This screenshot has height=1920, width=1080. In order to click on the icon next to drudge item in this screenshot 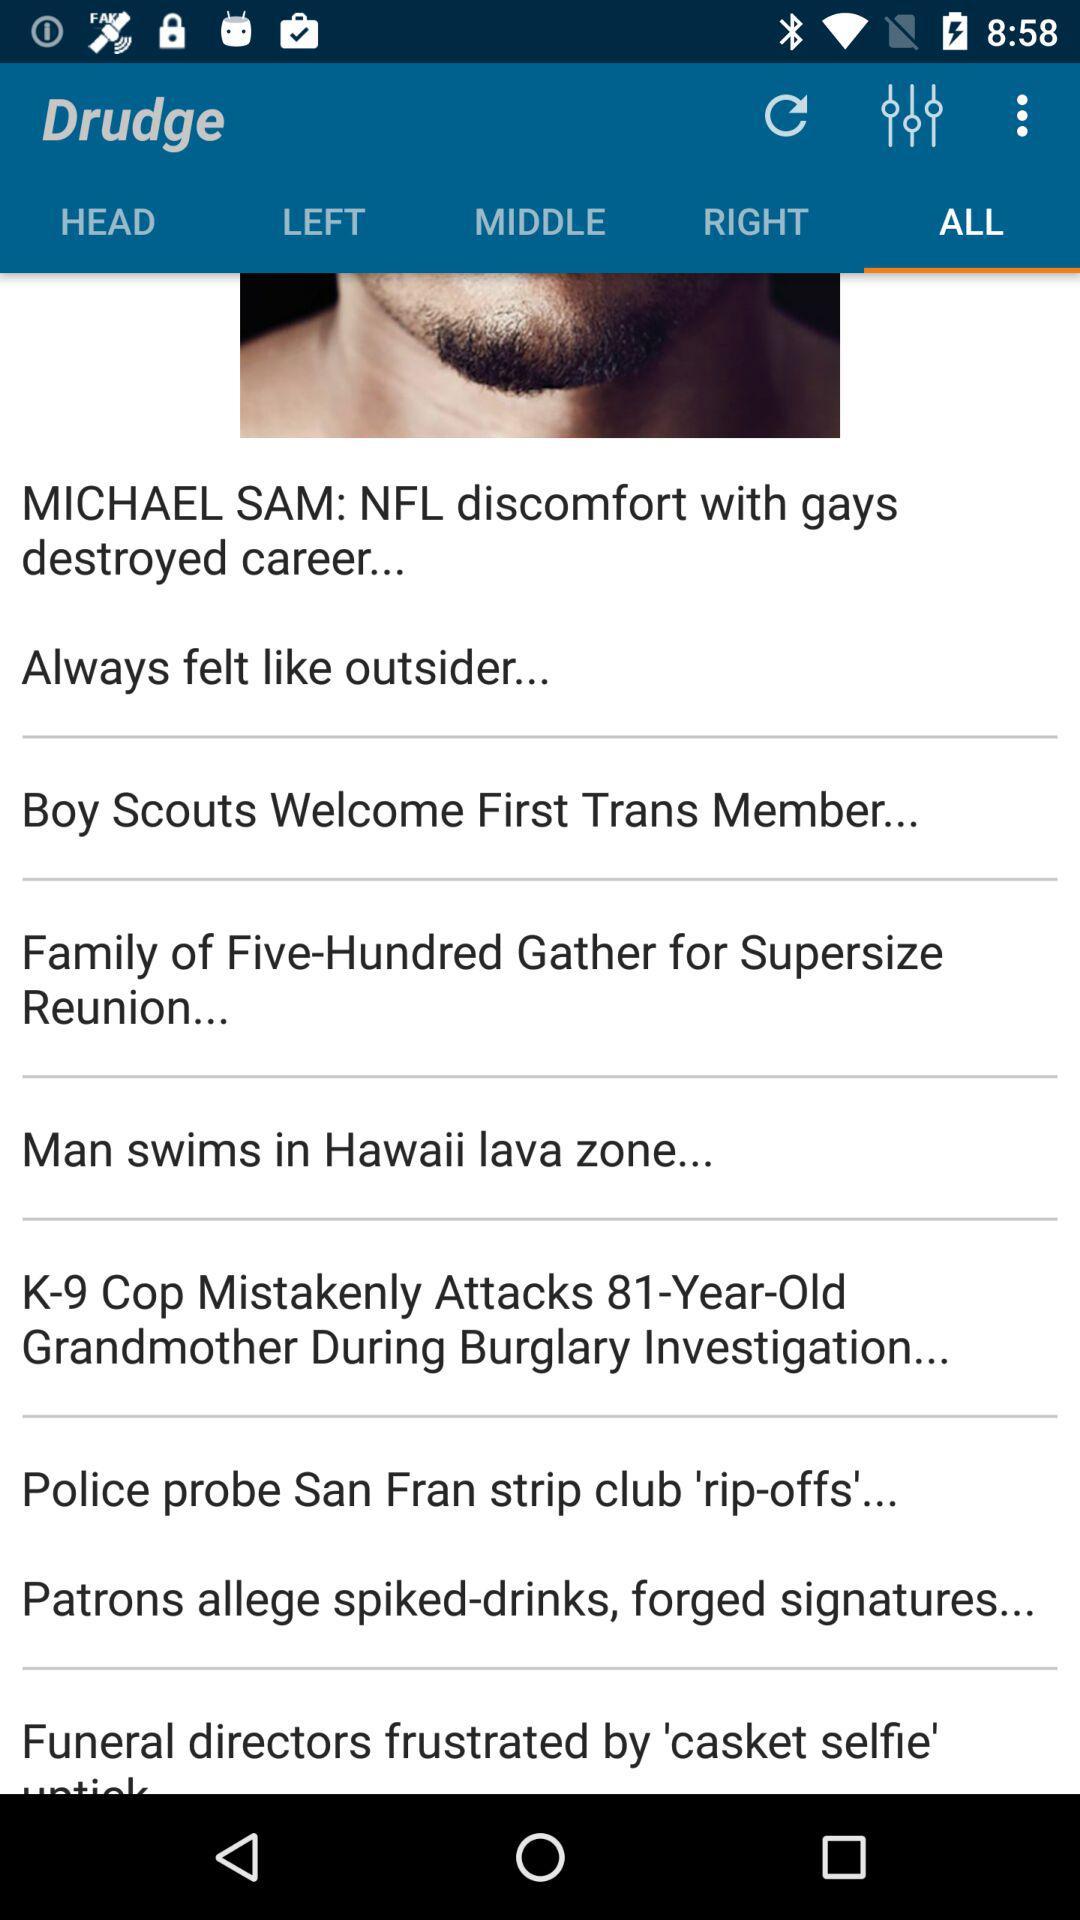, I will do `click(785, 114)`.